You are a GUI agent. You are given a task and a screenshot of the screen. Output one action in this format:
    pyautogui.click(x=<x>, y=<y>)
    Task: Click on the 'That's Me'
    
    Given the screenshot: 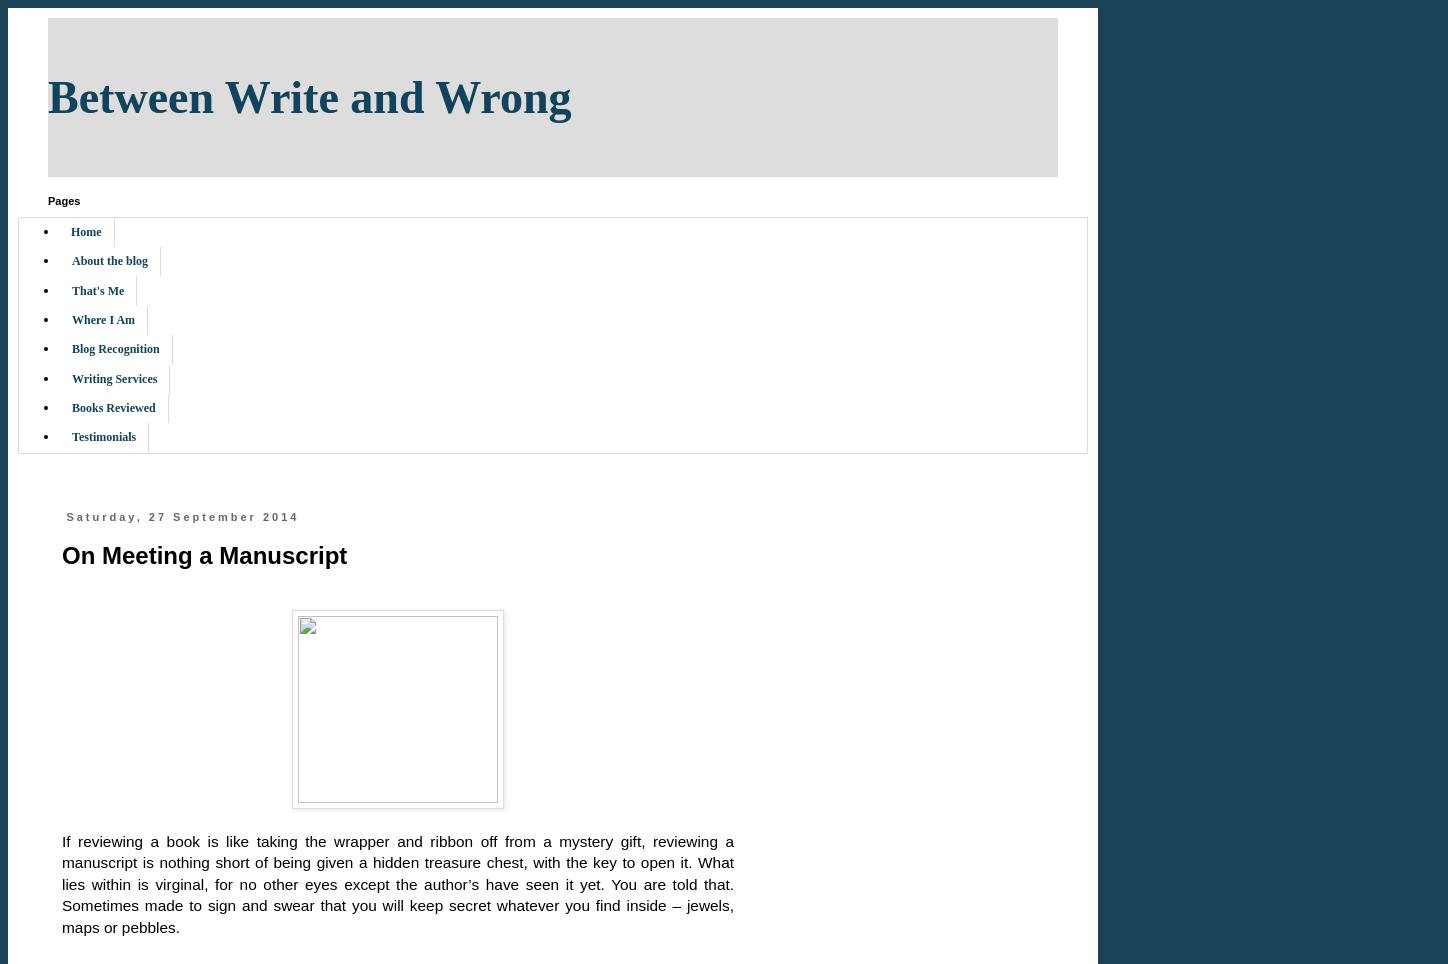 What is the action you would take?
    pyautogui.click(x=97, y=289)
    